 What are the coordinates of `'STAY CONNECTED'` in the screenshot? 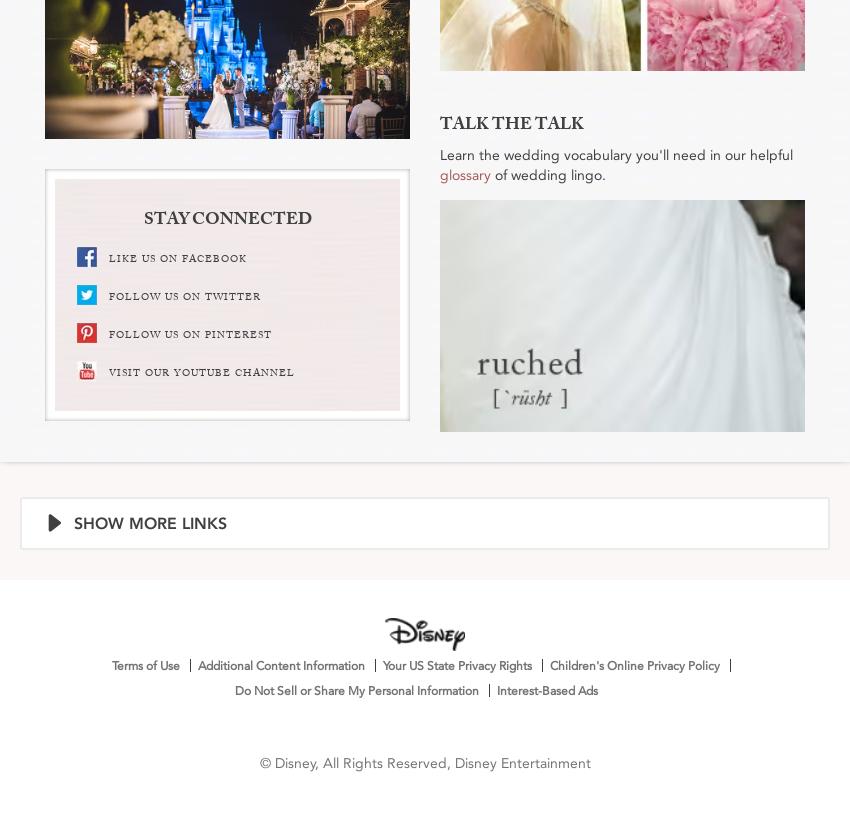 It's located at (142, 220).